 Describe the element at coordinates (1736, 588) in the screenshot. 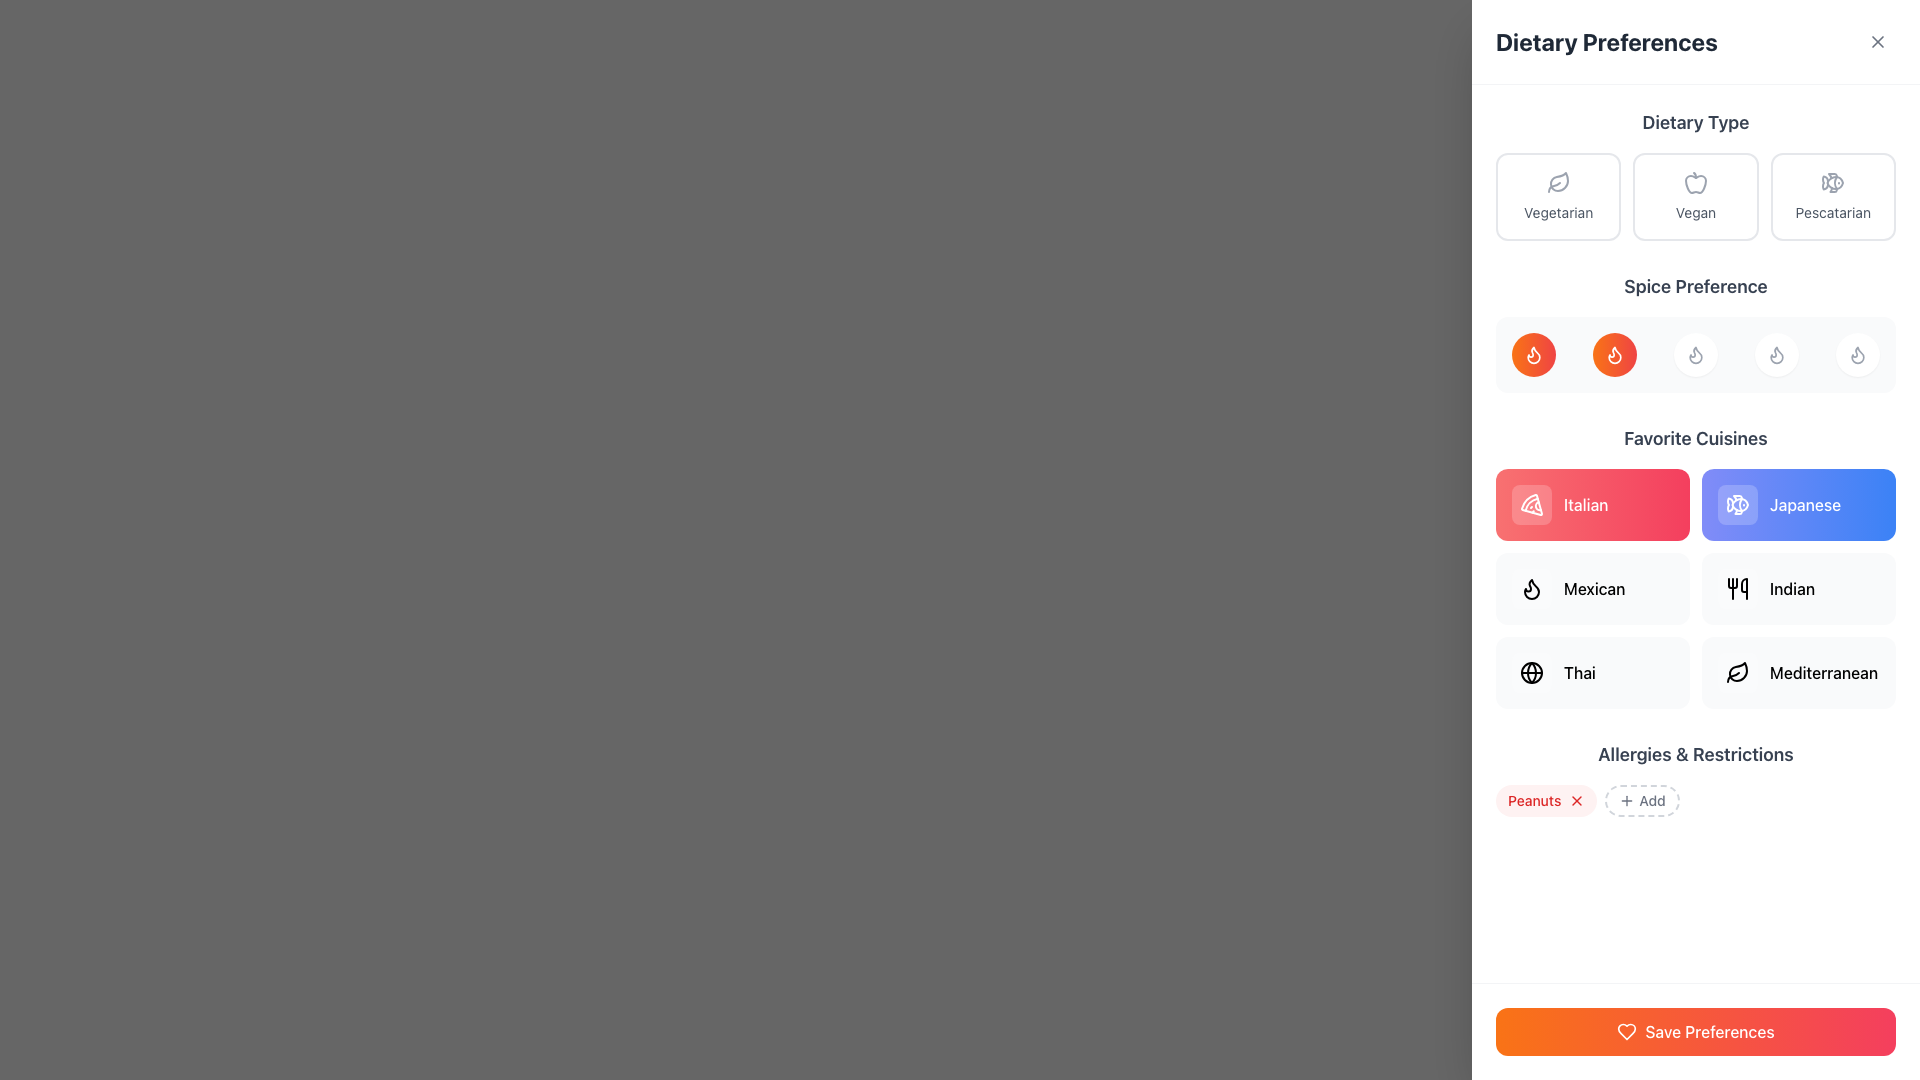

I see `the utensils icon in the 'Favorite Cuisines' section, which represents the 'Indian' cuisine` at that location.